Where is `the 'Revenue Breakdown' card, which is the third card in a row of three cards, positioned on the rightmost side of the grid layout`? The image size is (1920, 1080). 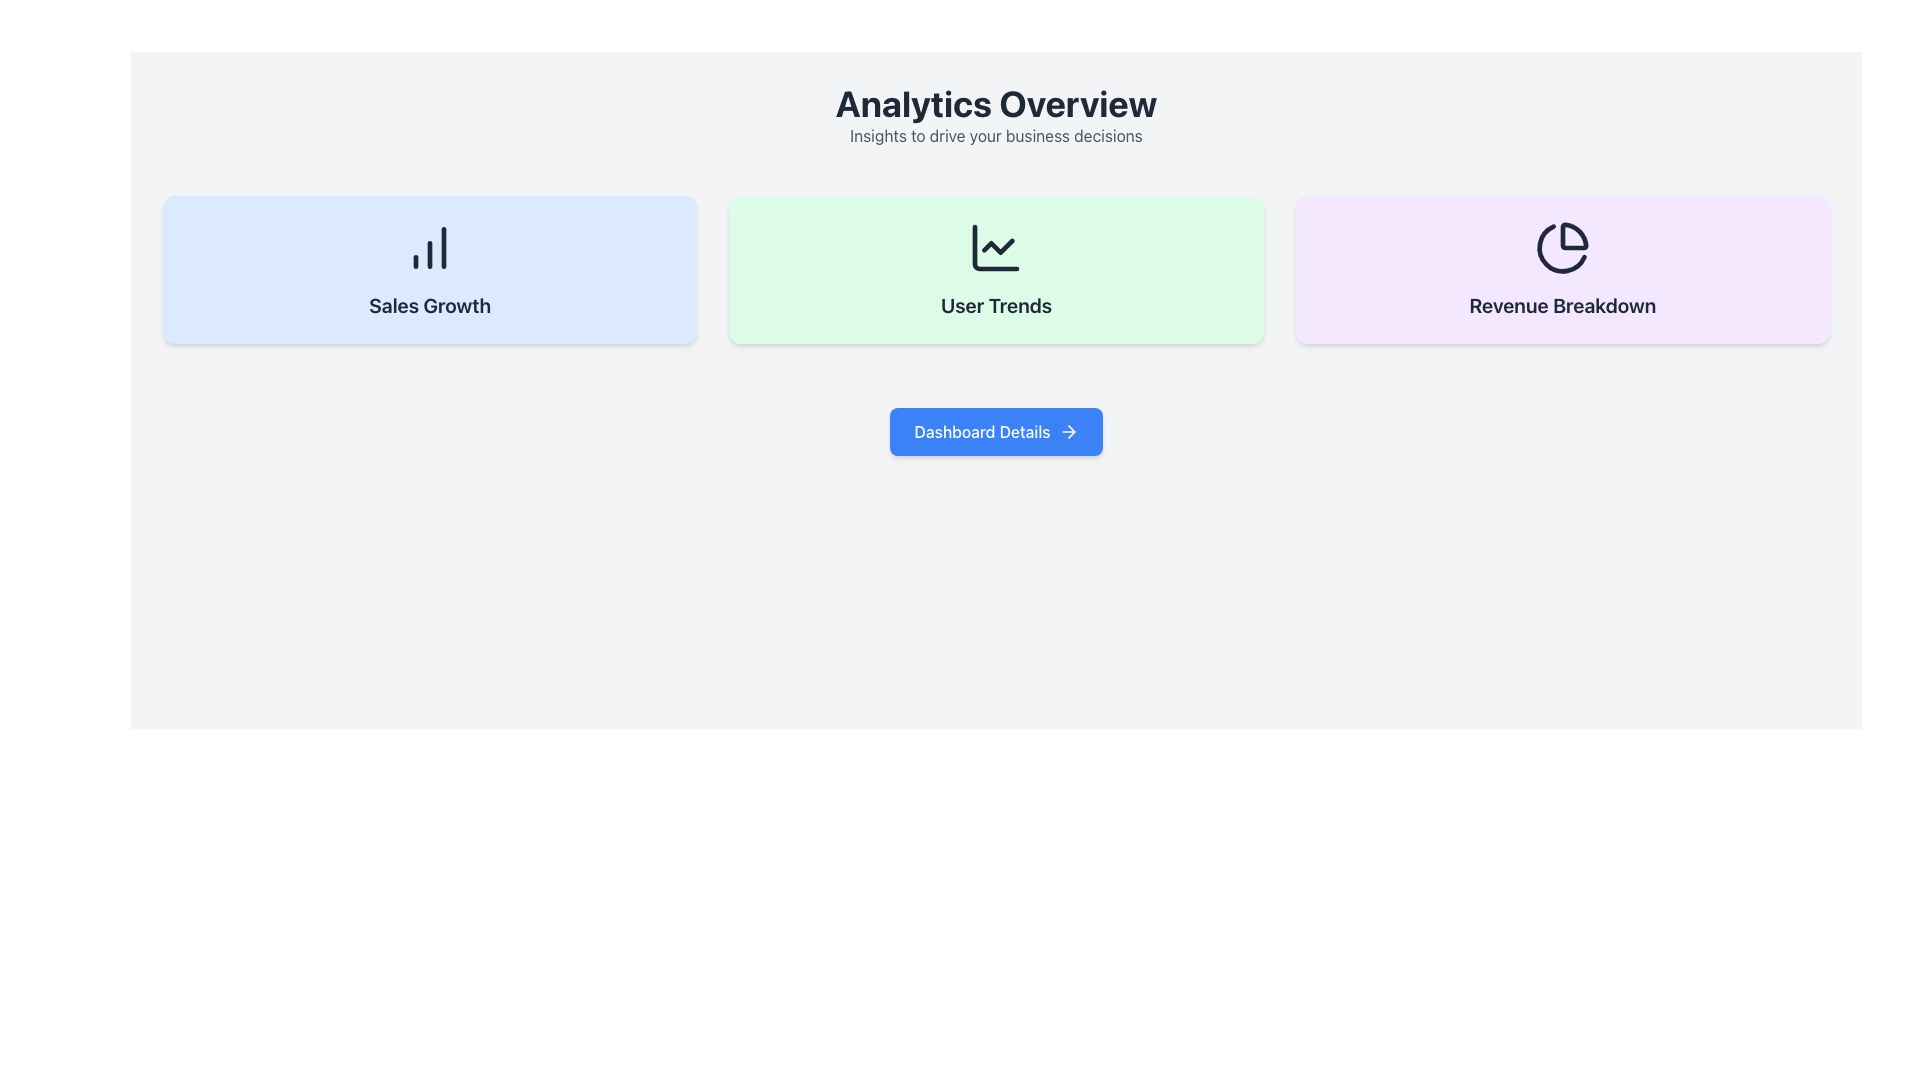
the 'Revenue Breakdown' card, which is the third card in a row of three cards, positioned on the rightmost side of the grid layout is located at coordinates (1561, 270).